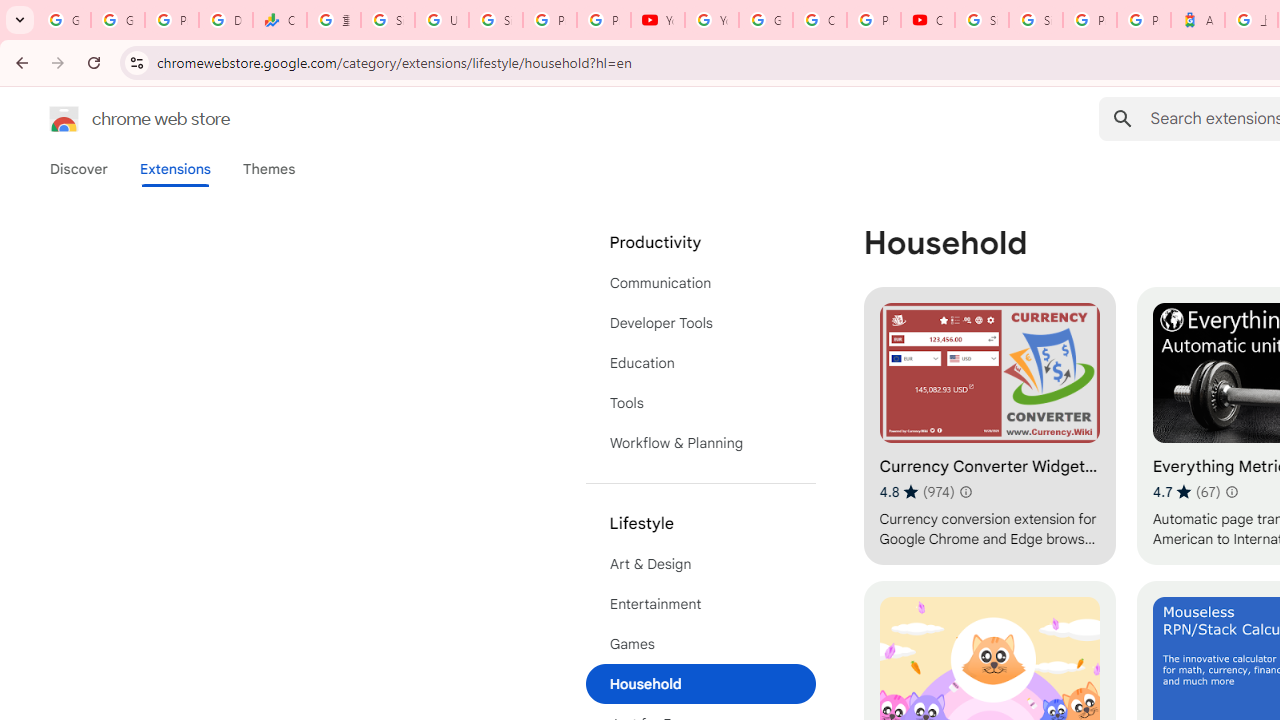 This screenshot has height=720, width=1280. What do you see at coordinates (700, 362) in the screenshot?
I see `'Education'` at bounding box center [700, 362].